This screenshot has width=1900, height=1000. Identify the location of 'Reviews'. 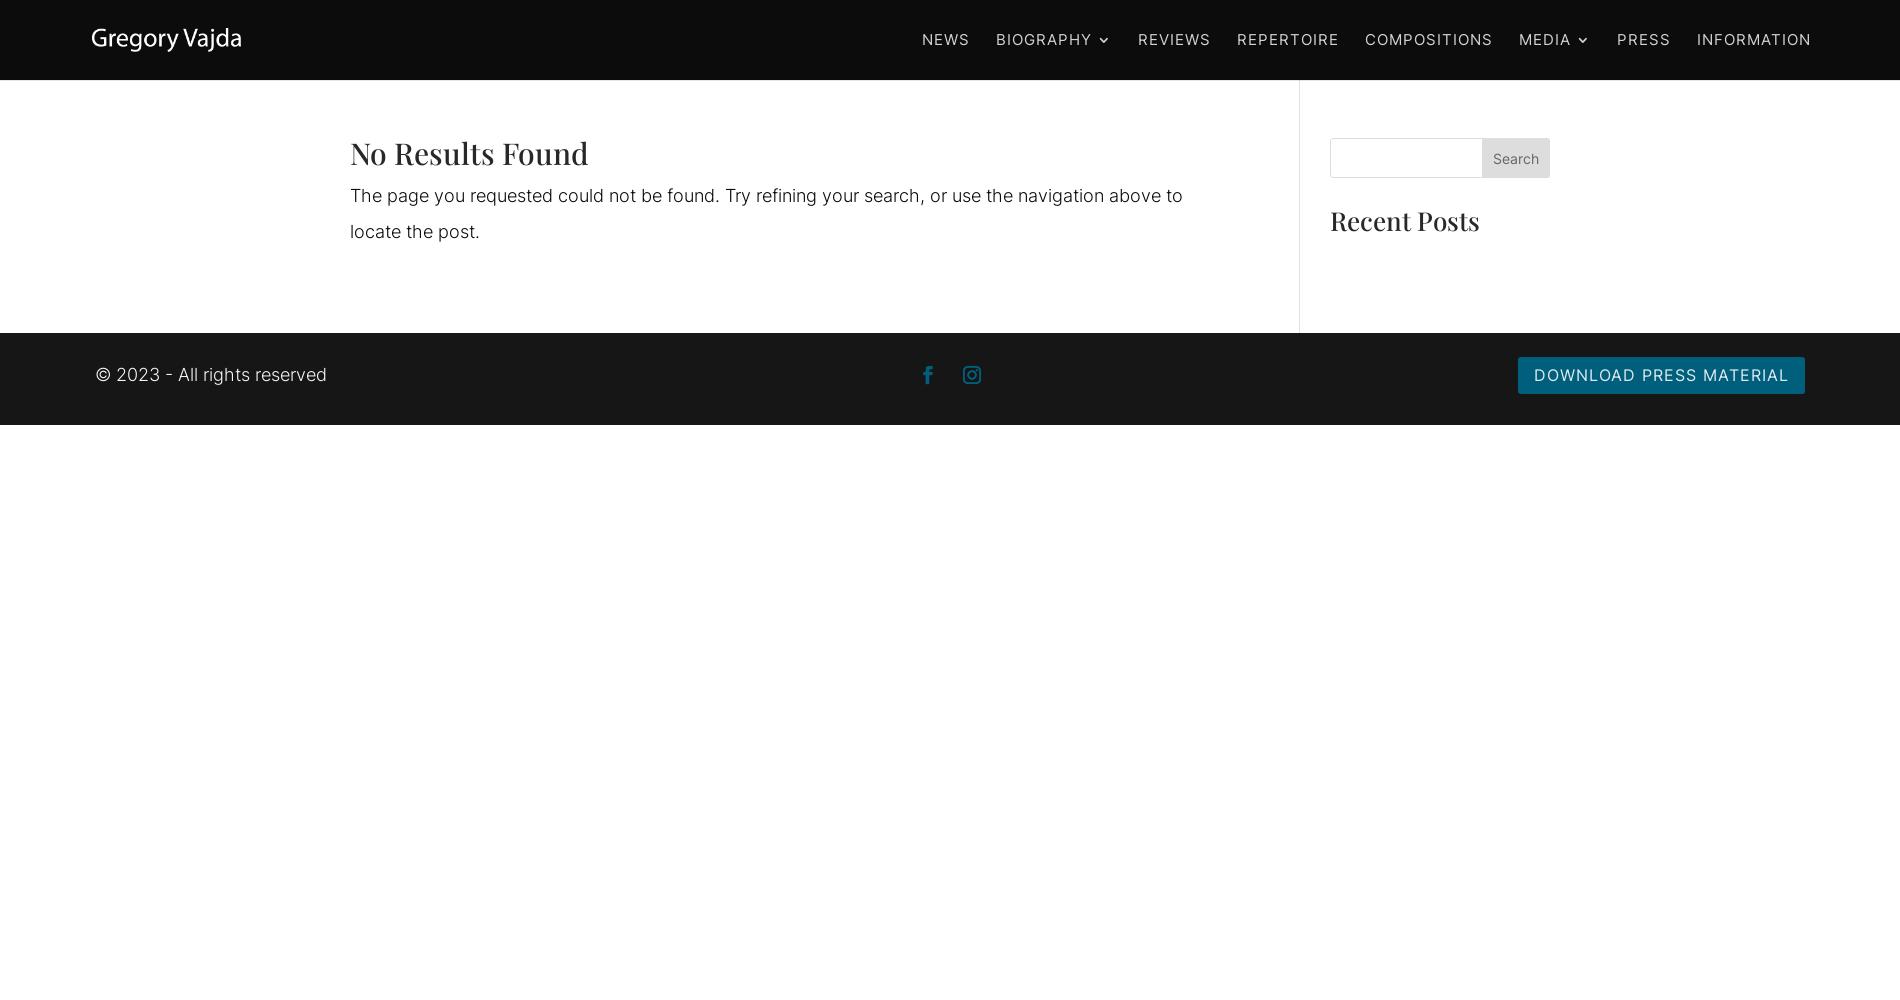
(1174, 39).